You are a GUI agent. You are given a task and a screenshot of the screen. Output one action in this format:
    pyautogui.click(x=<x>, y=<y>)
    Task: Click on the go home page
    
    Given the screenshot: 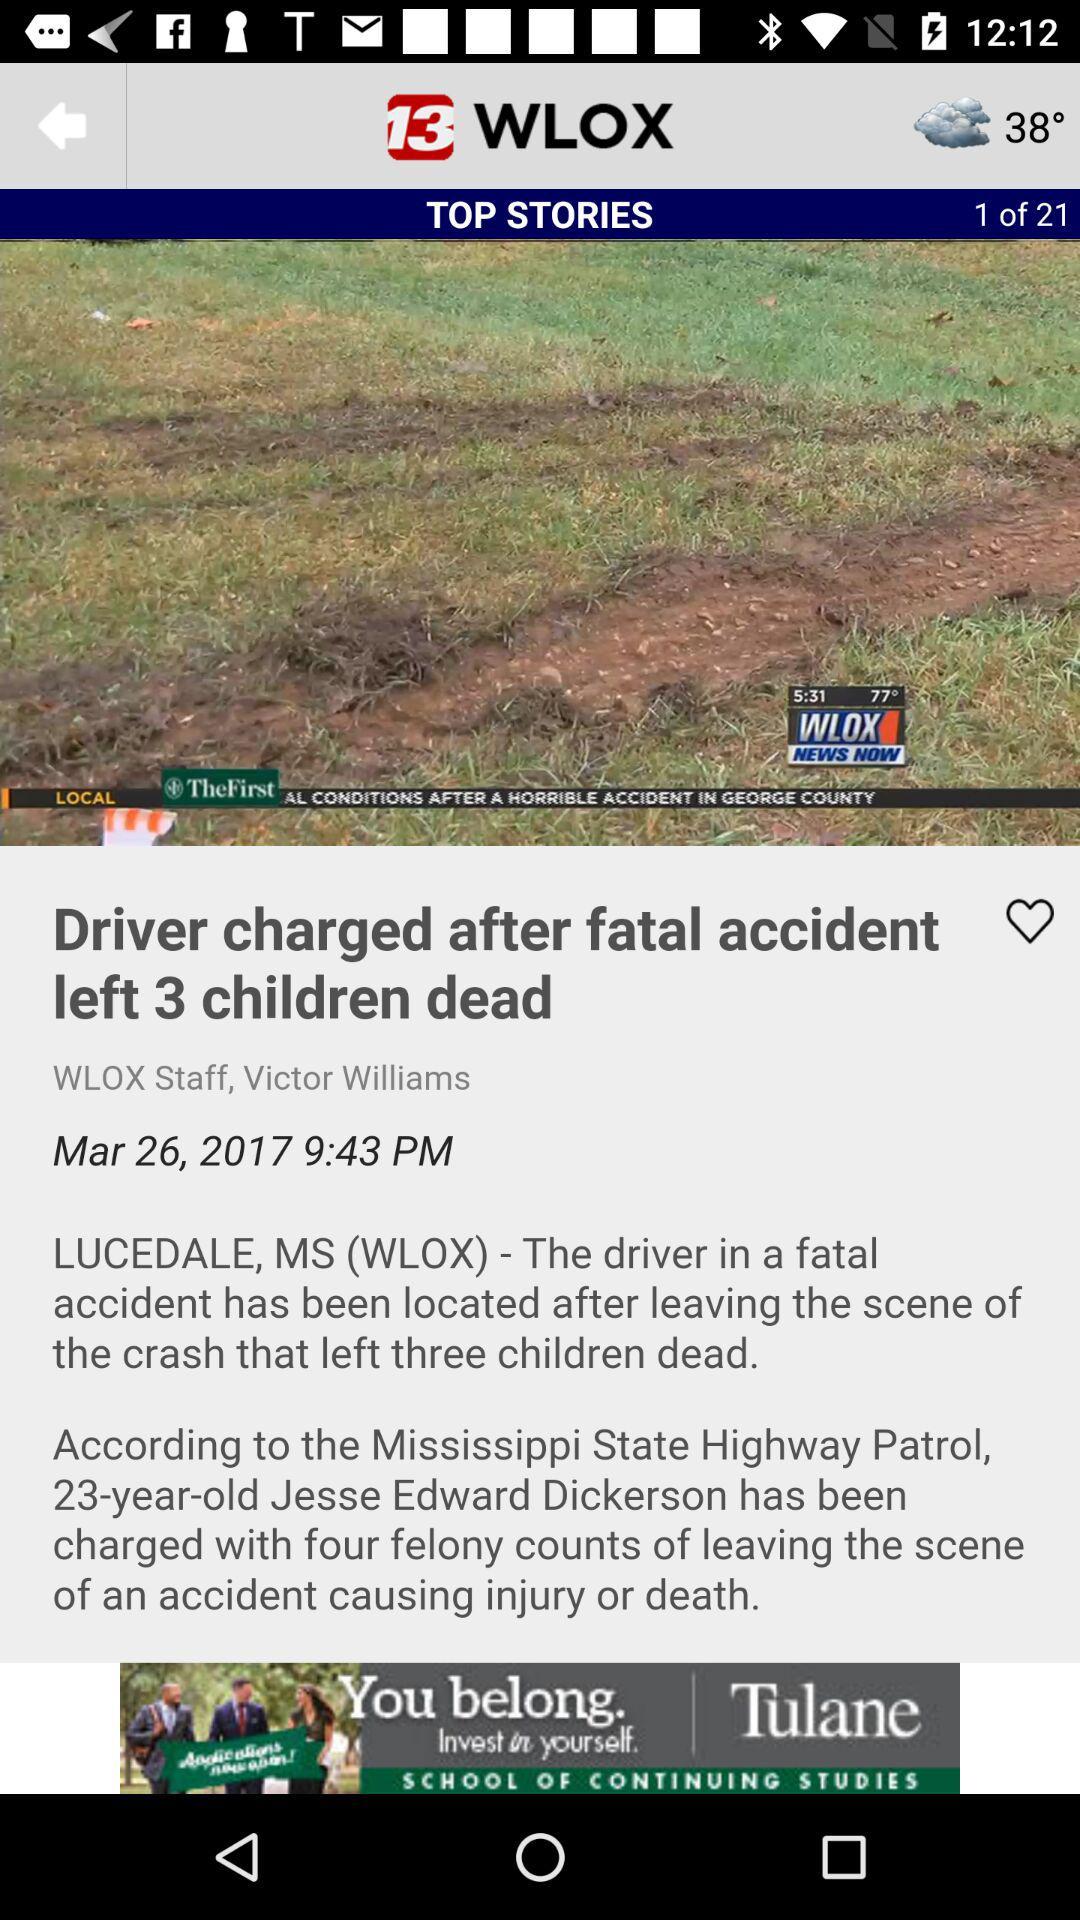 What is the action you would take?
    pyautogui.click(x=540, y=124)
    